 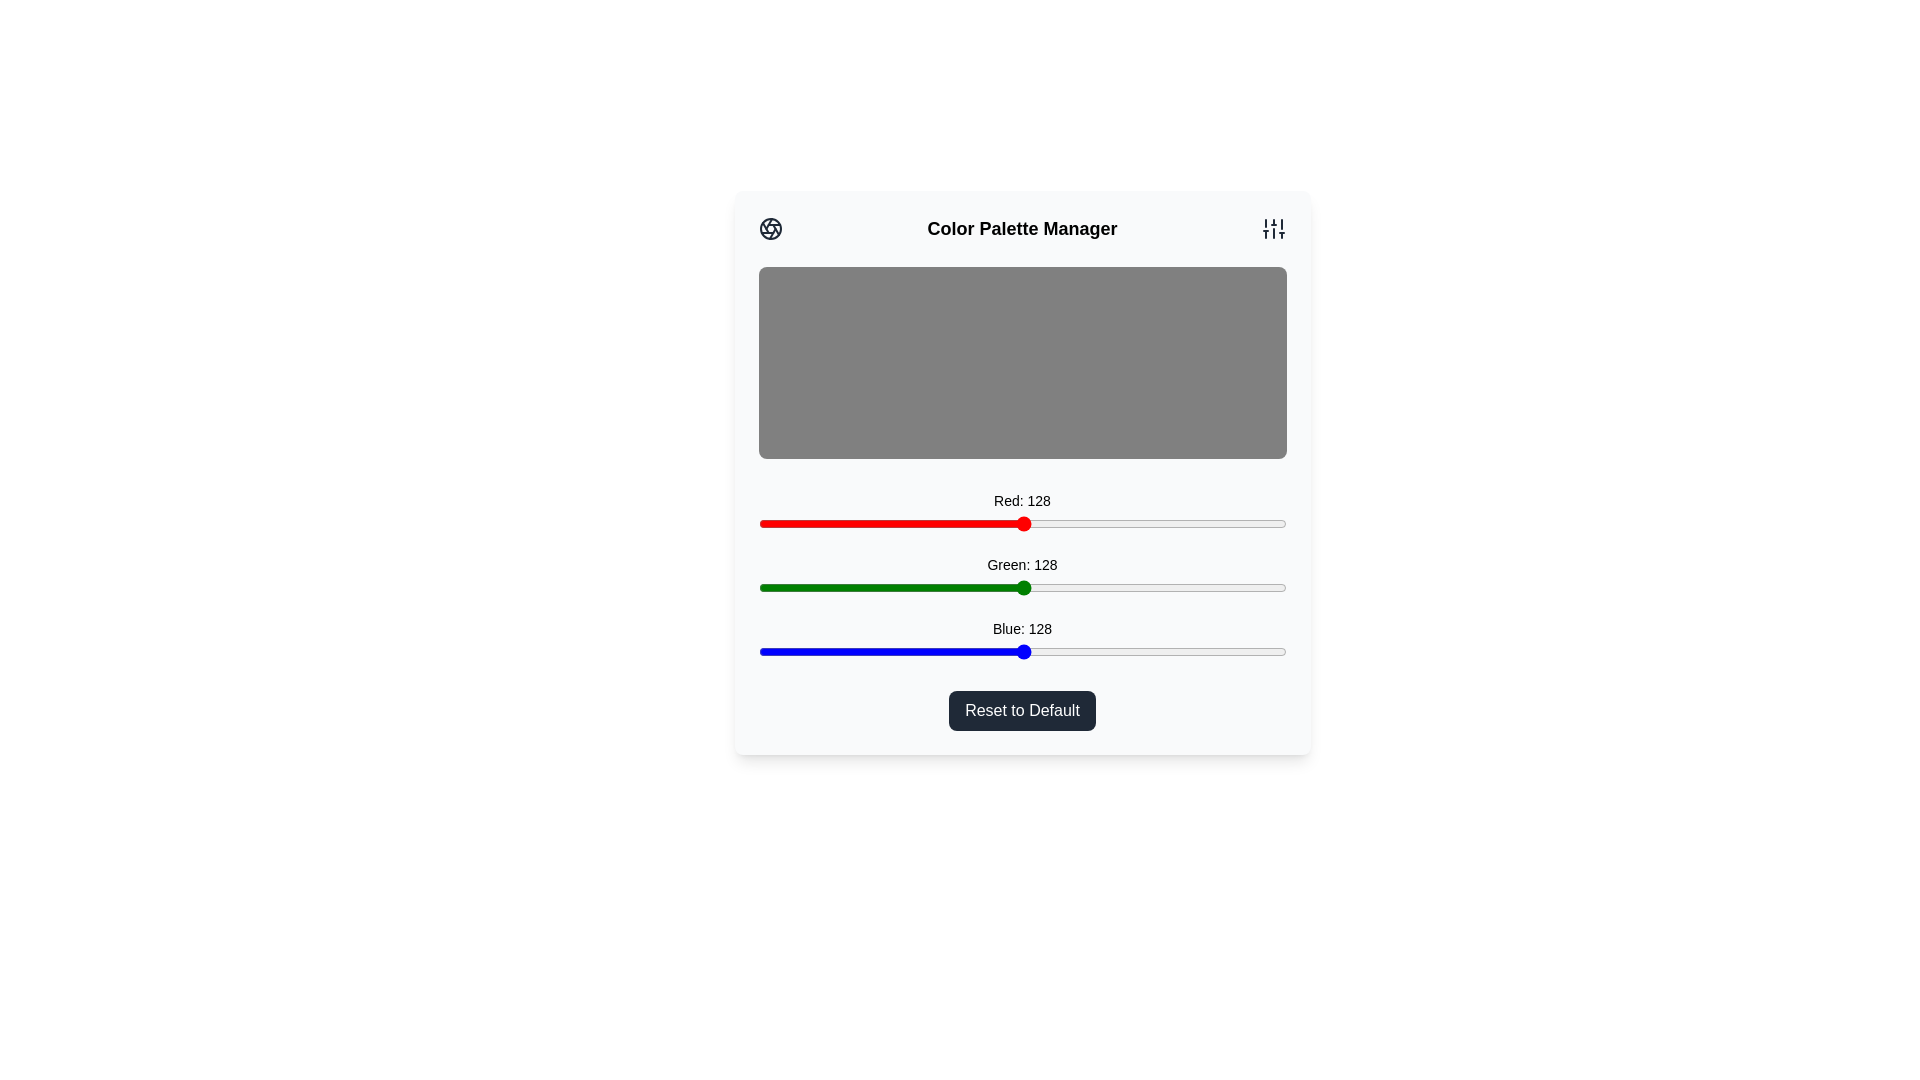 I want to click on the blue slider to set the blue intensity to 213, so click(x=1199, y=651).